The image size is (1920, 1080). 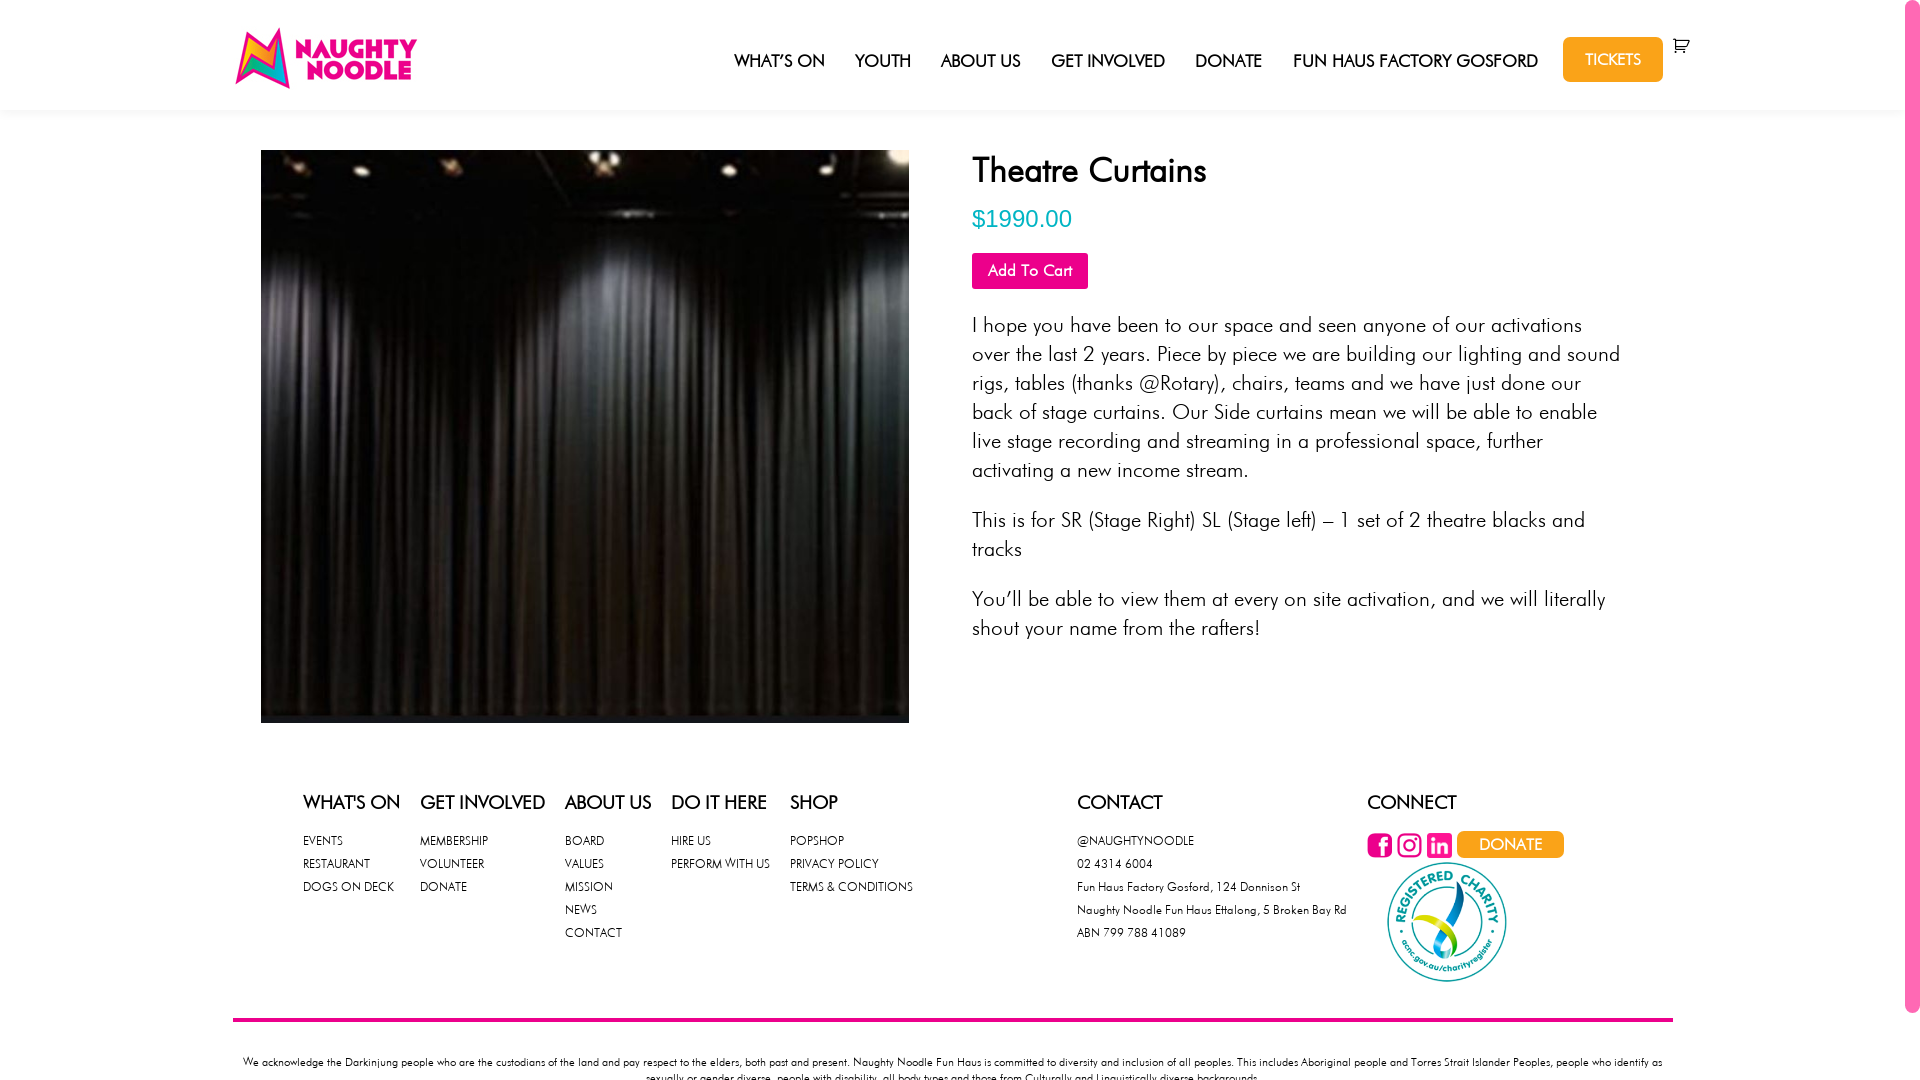 What do you see at coordinates (971, 270) in the screenshot?
I see `'Add To Cart'` at bounding box center [971, 270].